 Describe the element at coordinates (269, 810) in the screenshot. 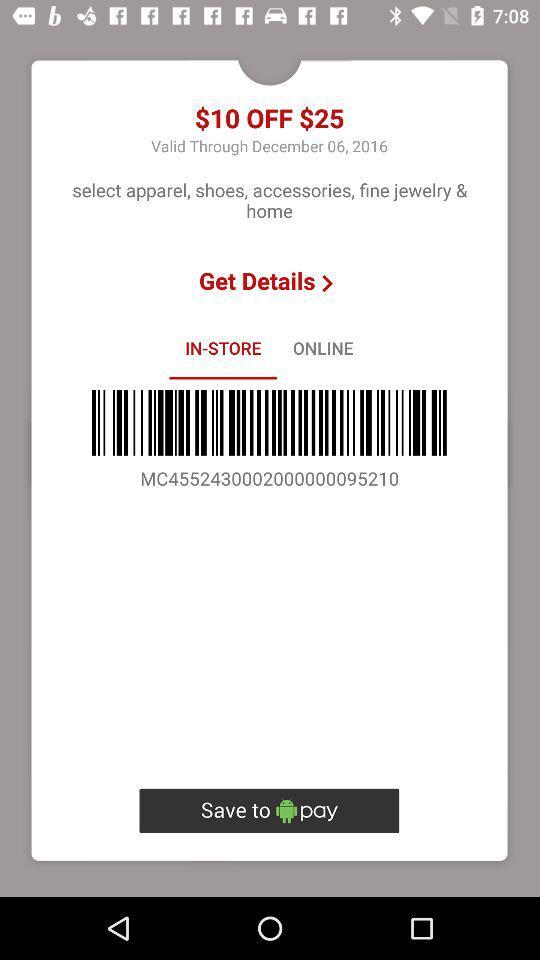

I see `the icon below mc4552430002000000095210` at that location.